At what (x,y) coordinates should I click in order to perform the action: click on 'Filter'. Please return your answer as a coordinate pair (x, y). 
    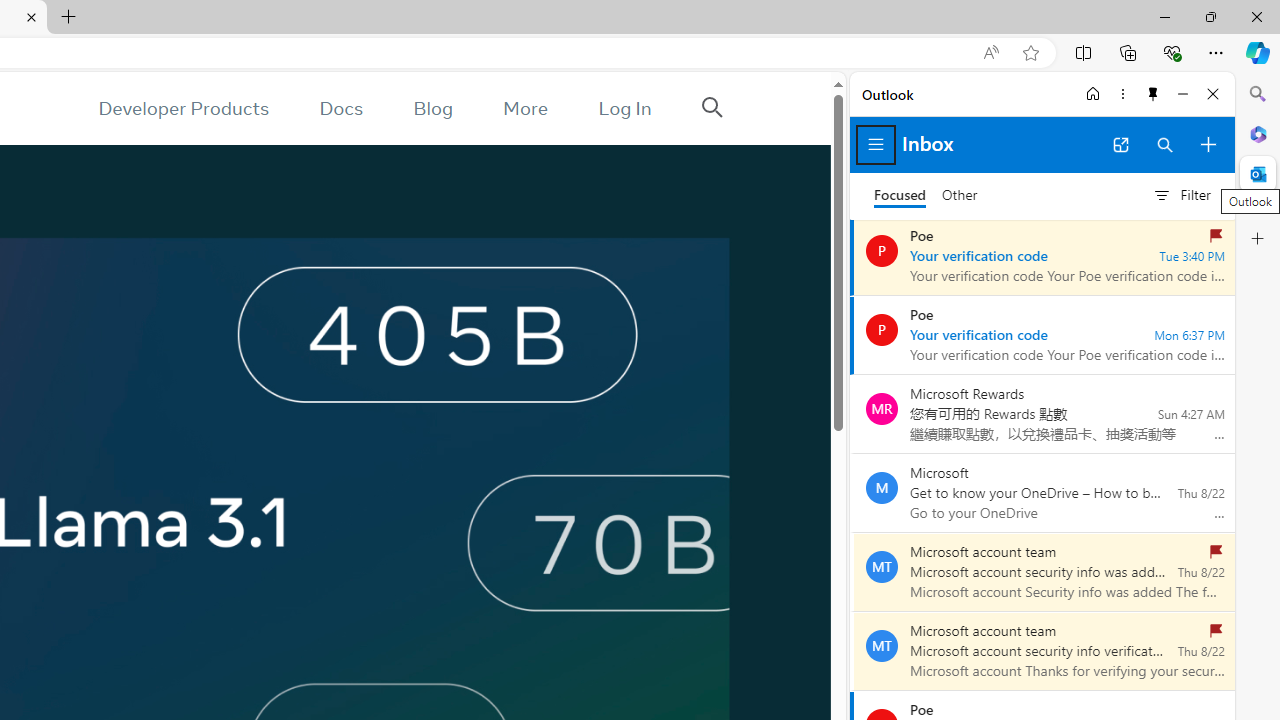
    Looking at the image, I should click on (1181, 195).